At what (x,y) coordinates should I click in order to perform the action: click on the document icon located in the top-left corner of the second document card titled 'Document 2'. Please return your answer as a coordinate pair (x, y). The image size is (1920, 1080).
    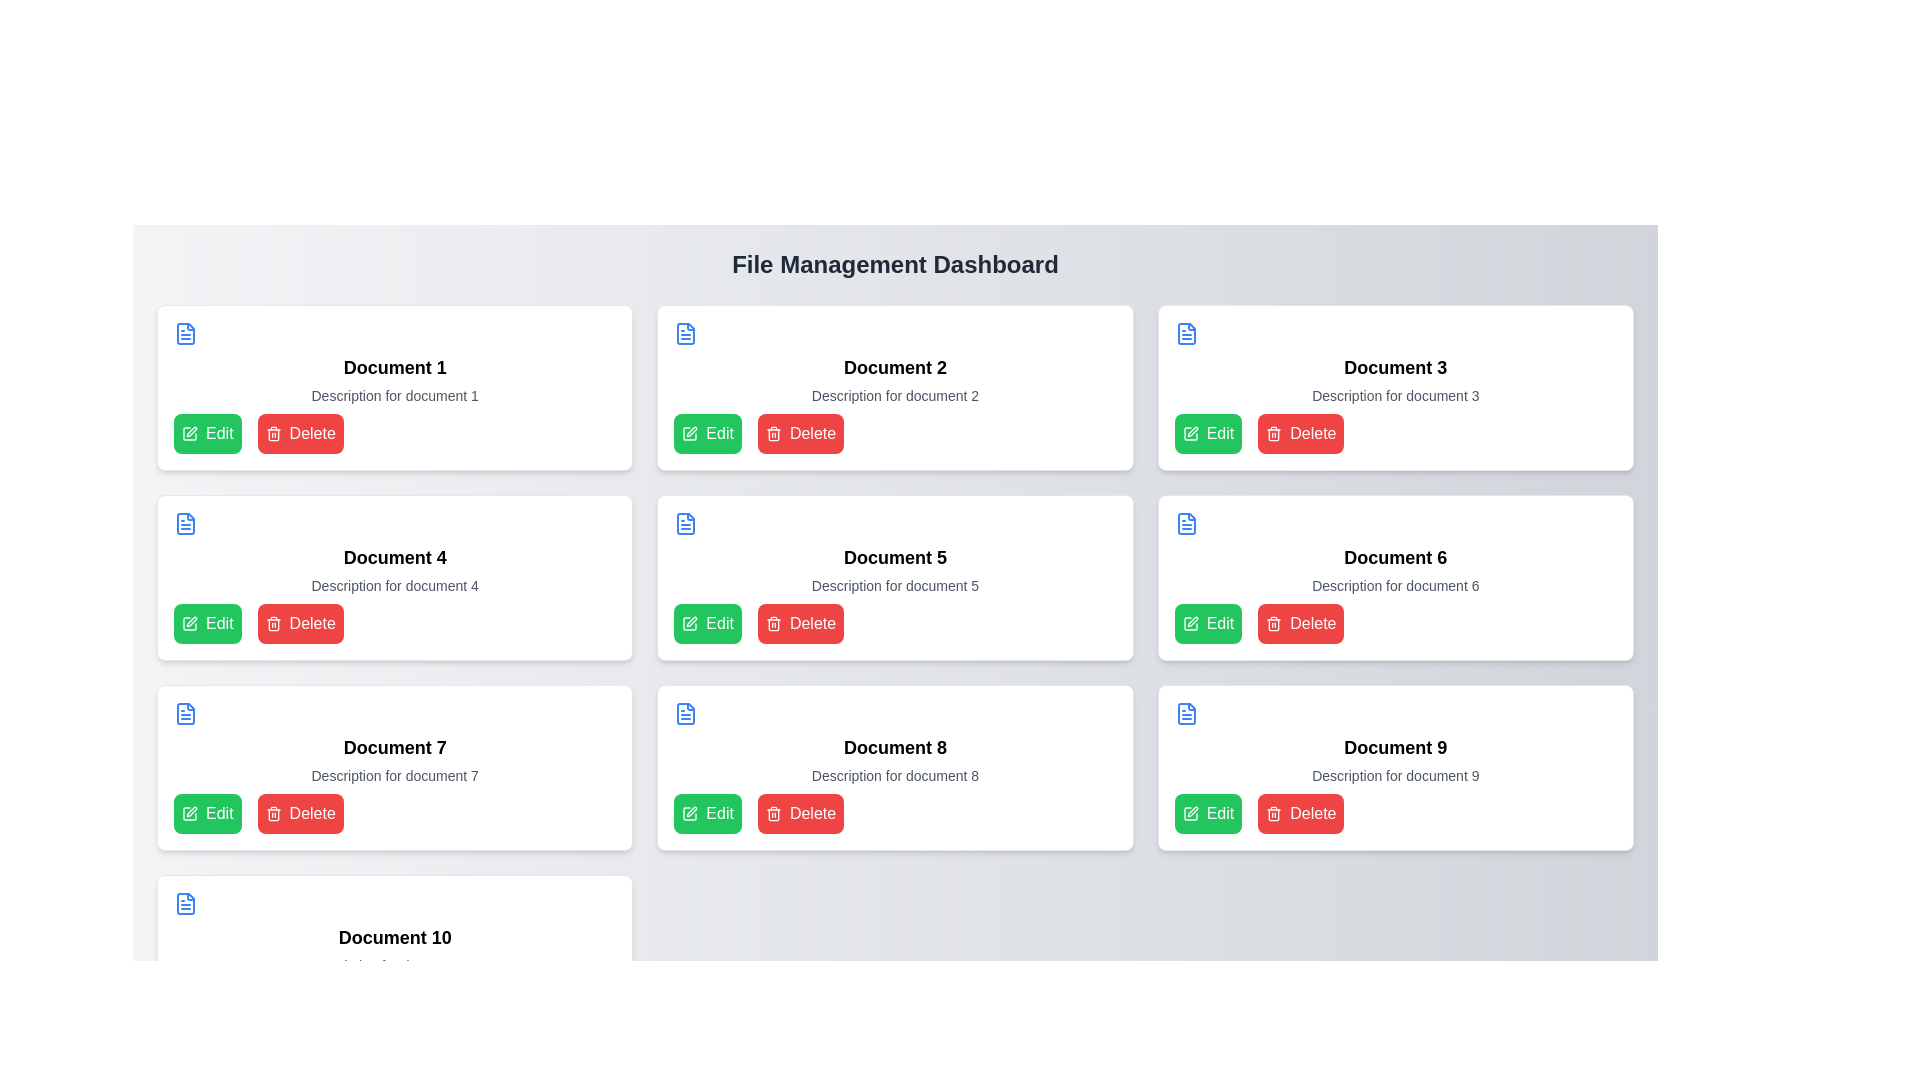
    Looking at the image, I should click on (686, 333).